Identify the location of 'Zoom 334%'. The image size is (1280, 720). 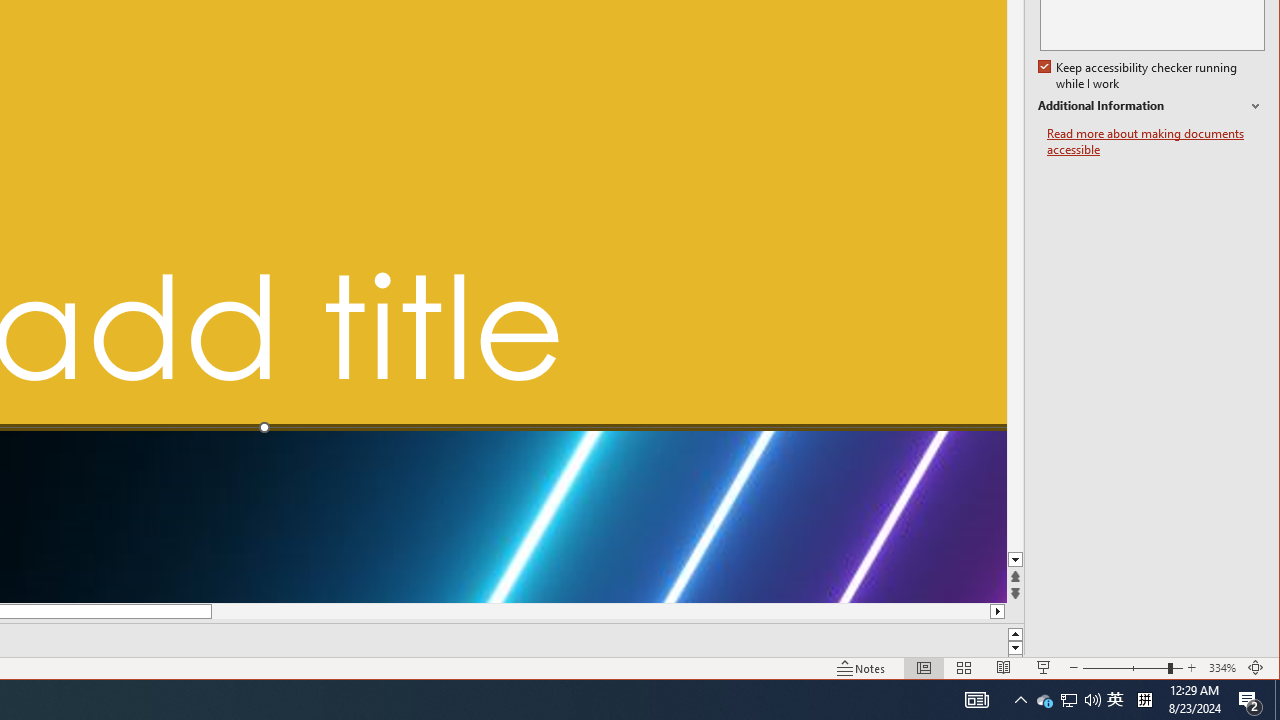
(1221, 668).